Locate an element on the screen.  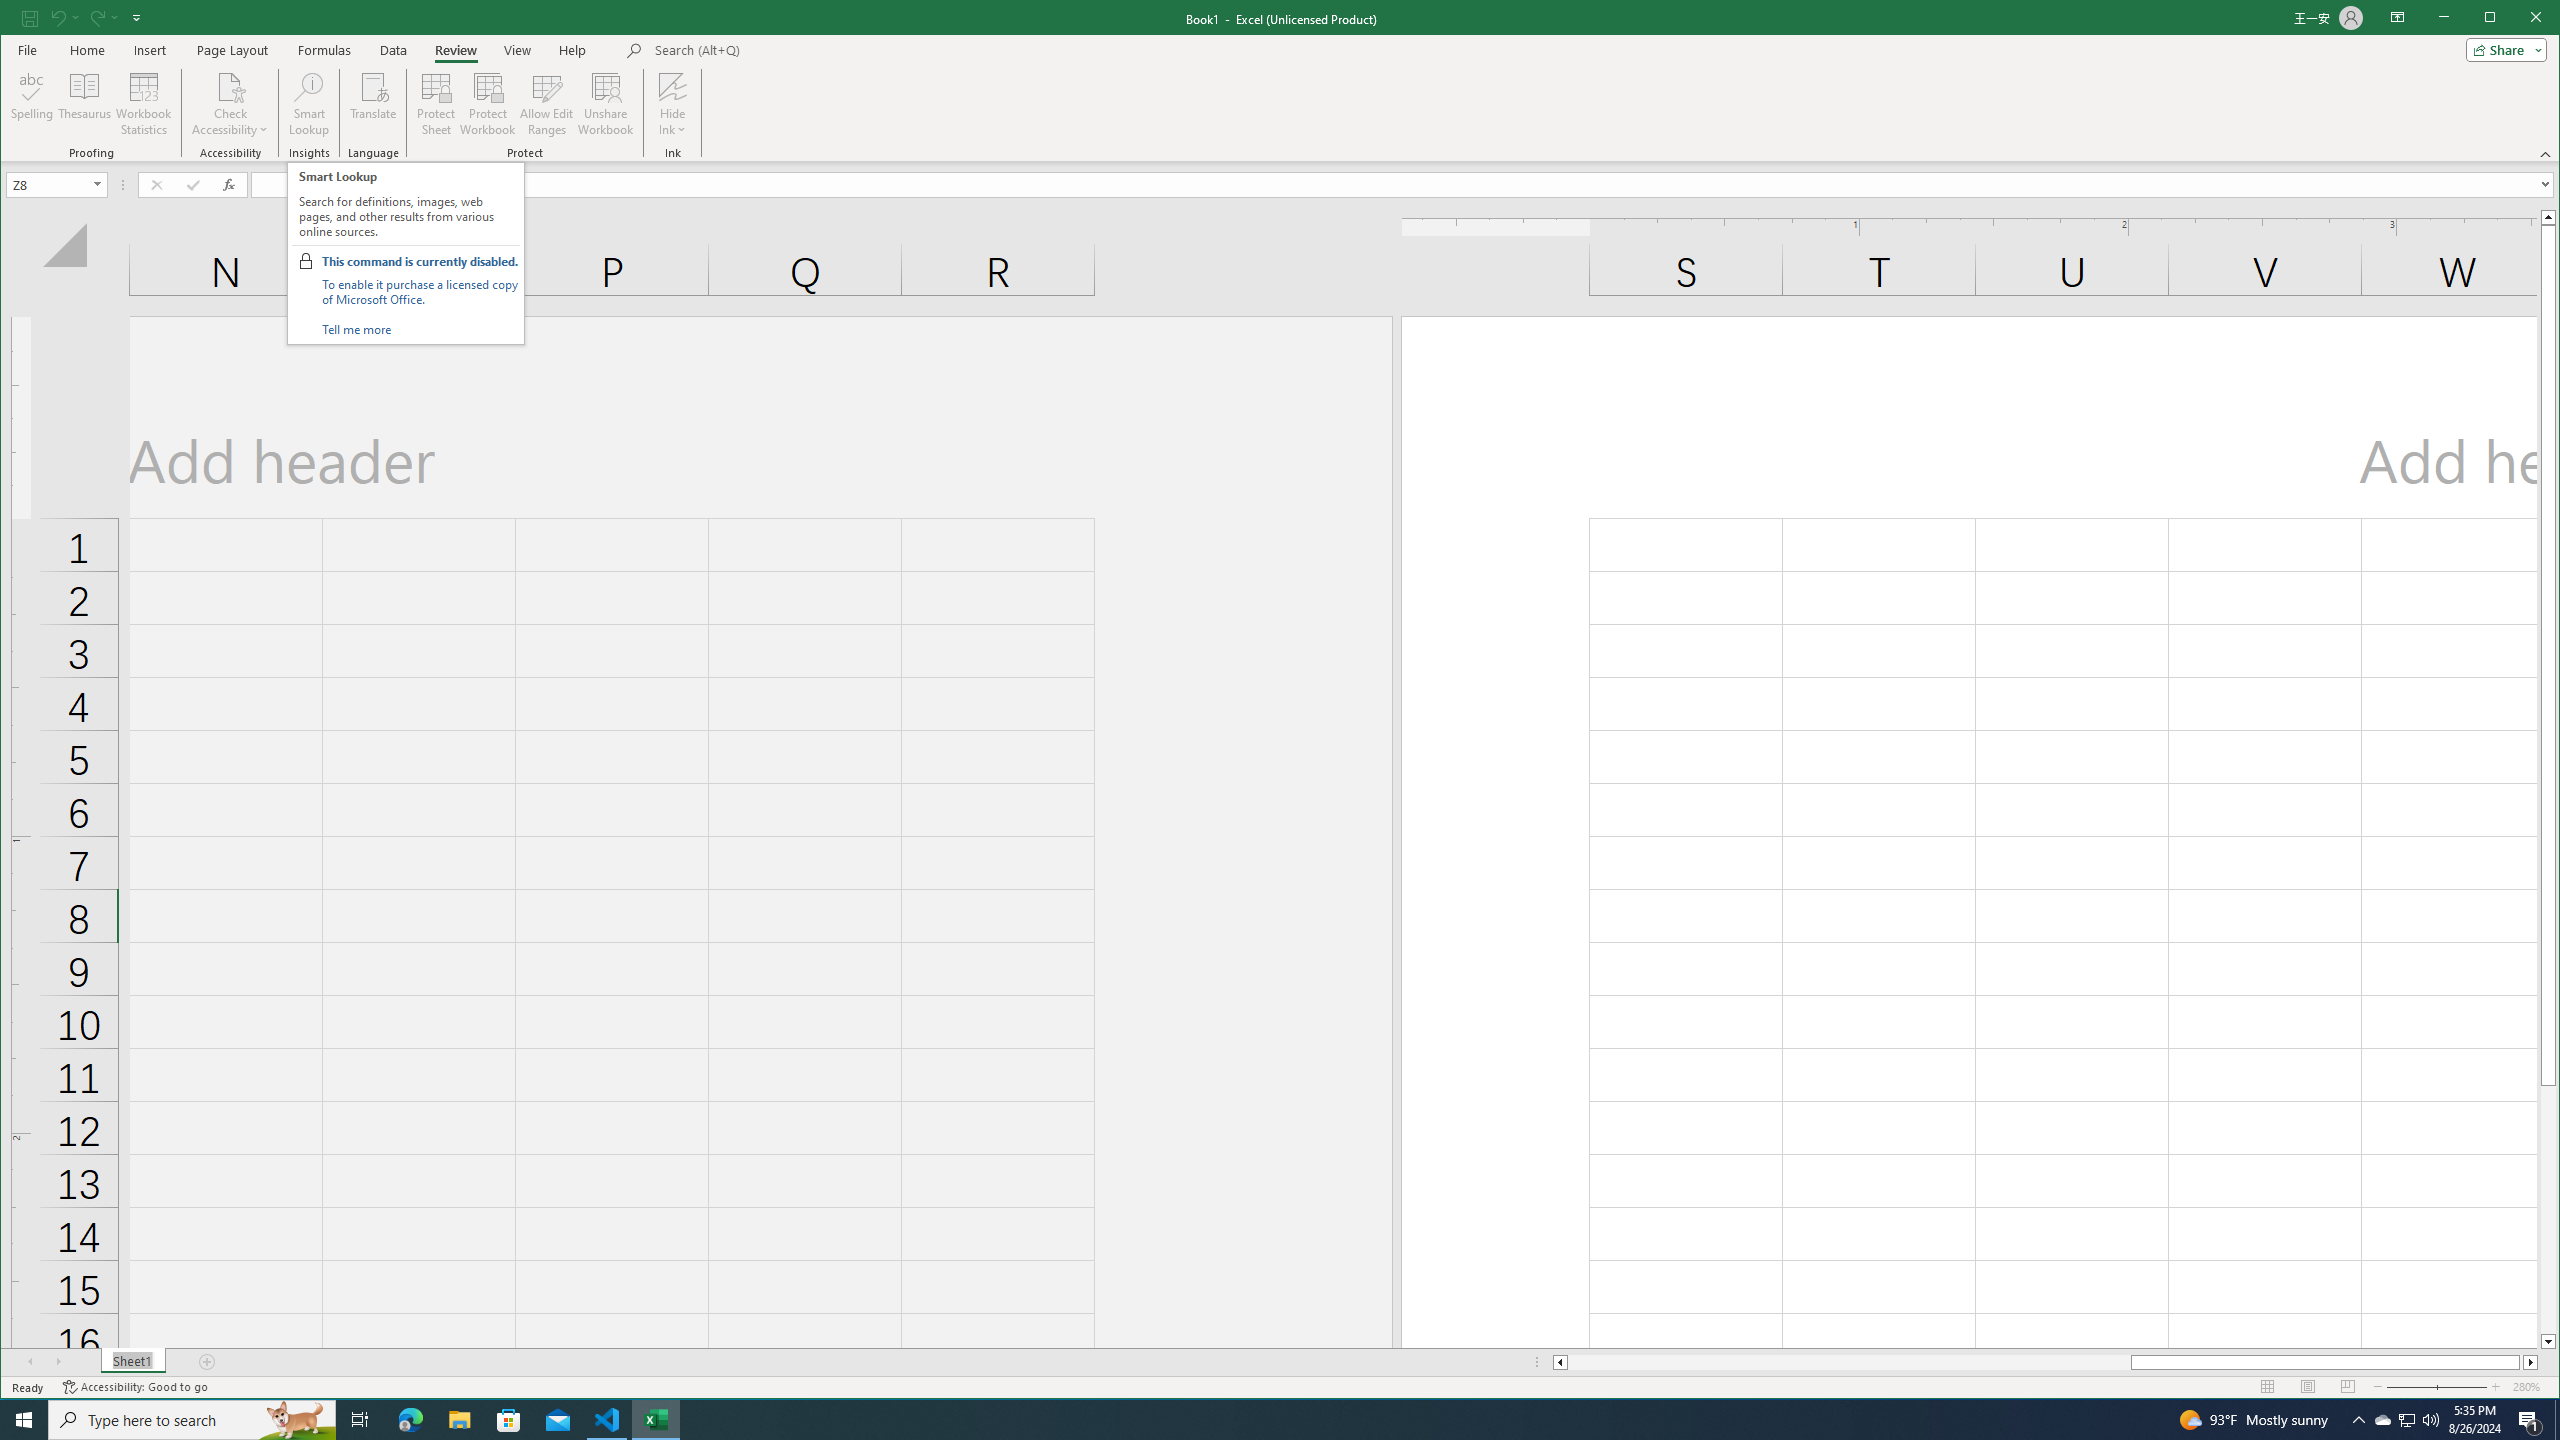
'Microsoft Edge' is located at coordinates (409, 1418).